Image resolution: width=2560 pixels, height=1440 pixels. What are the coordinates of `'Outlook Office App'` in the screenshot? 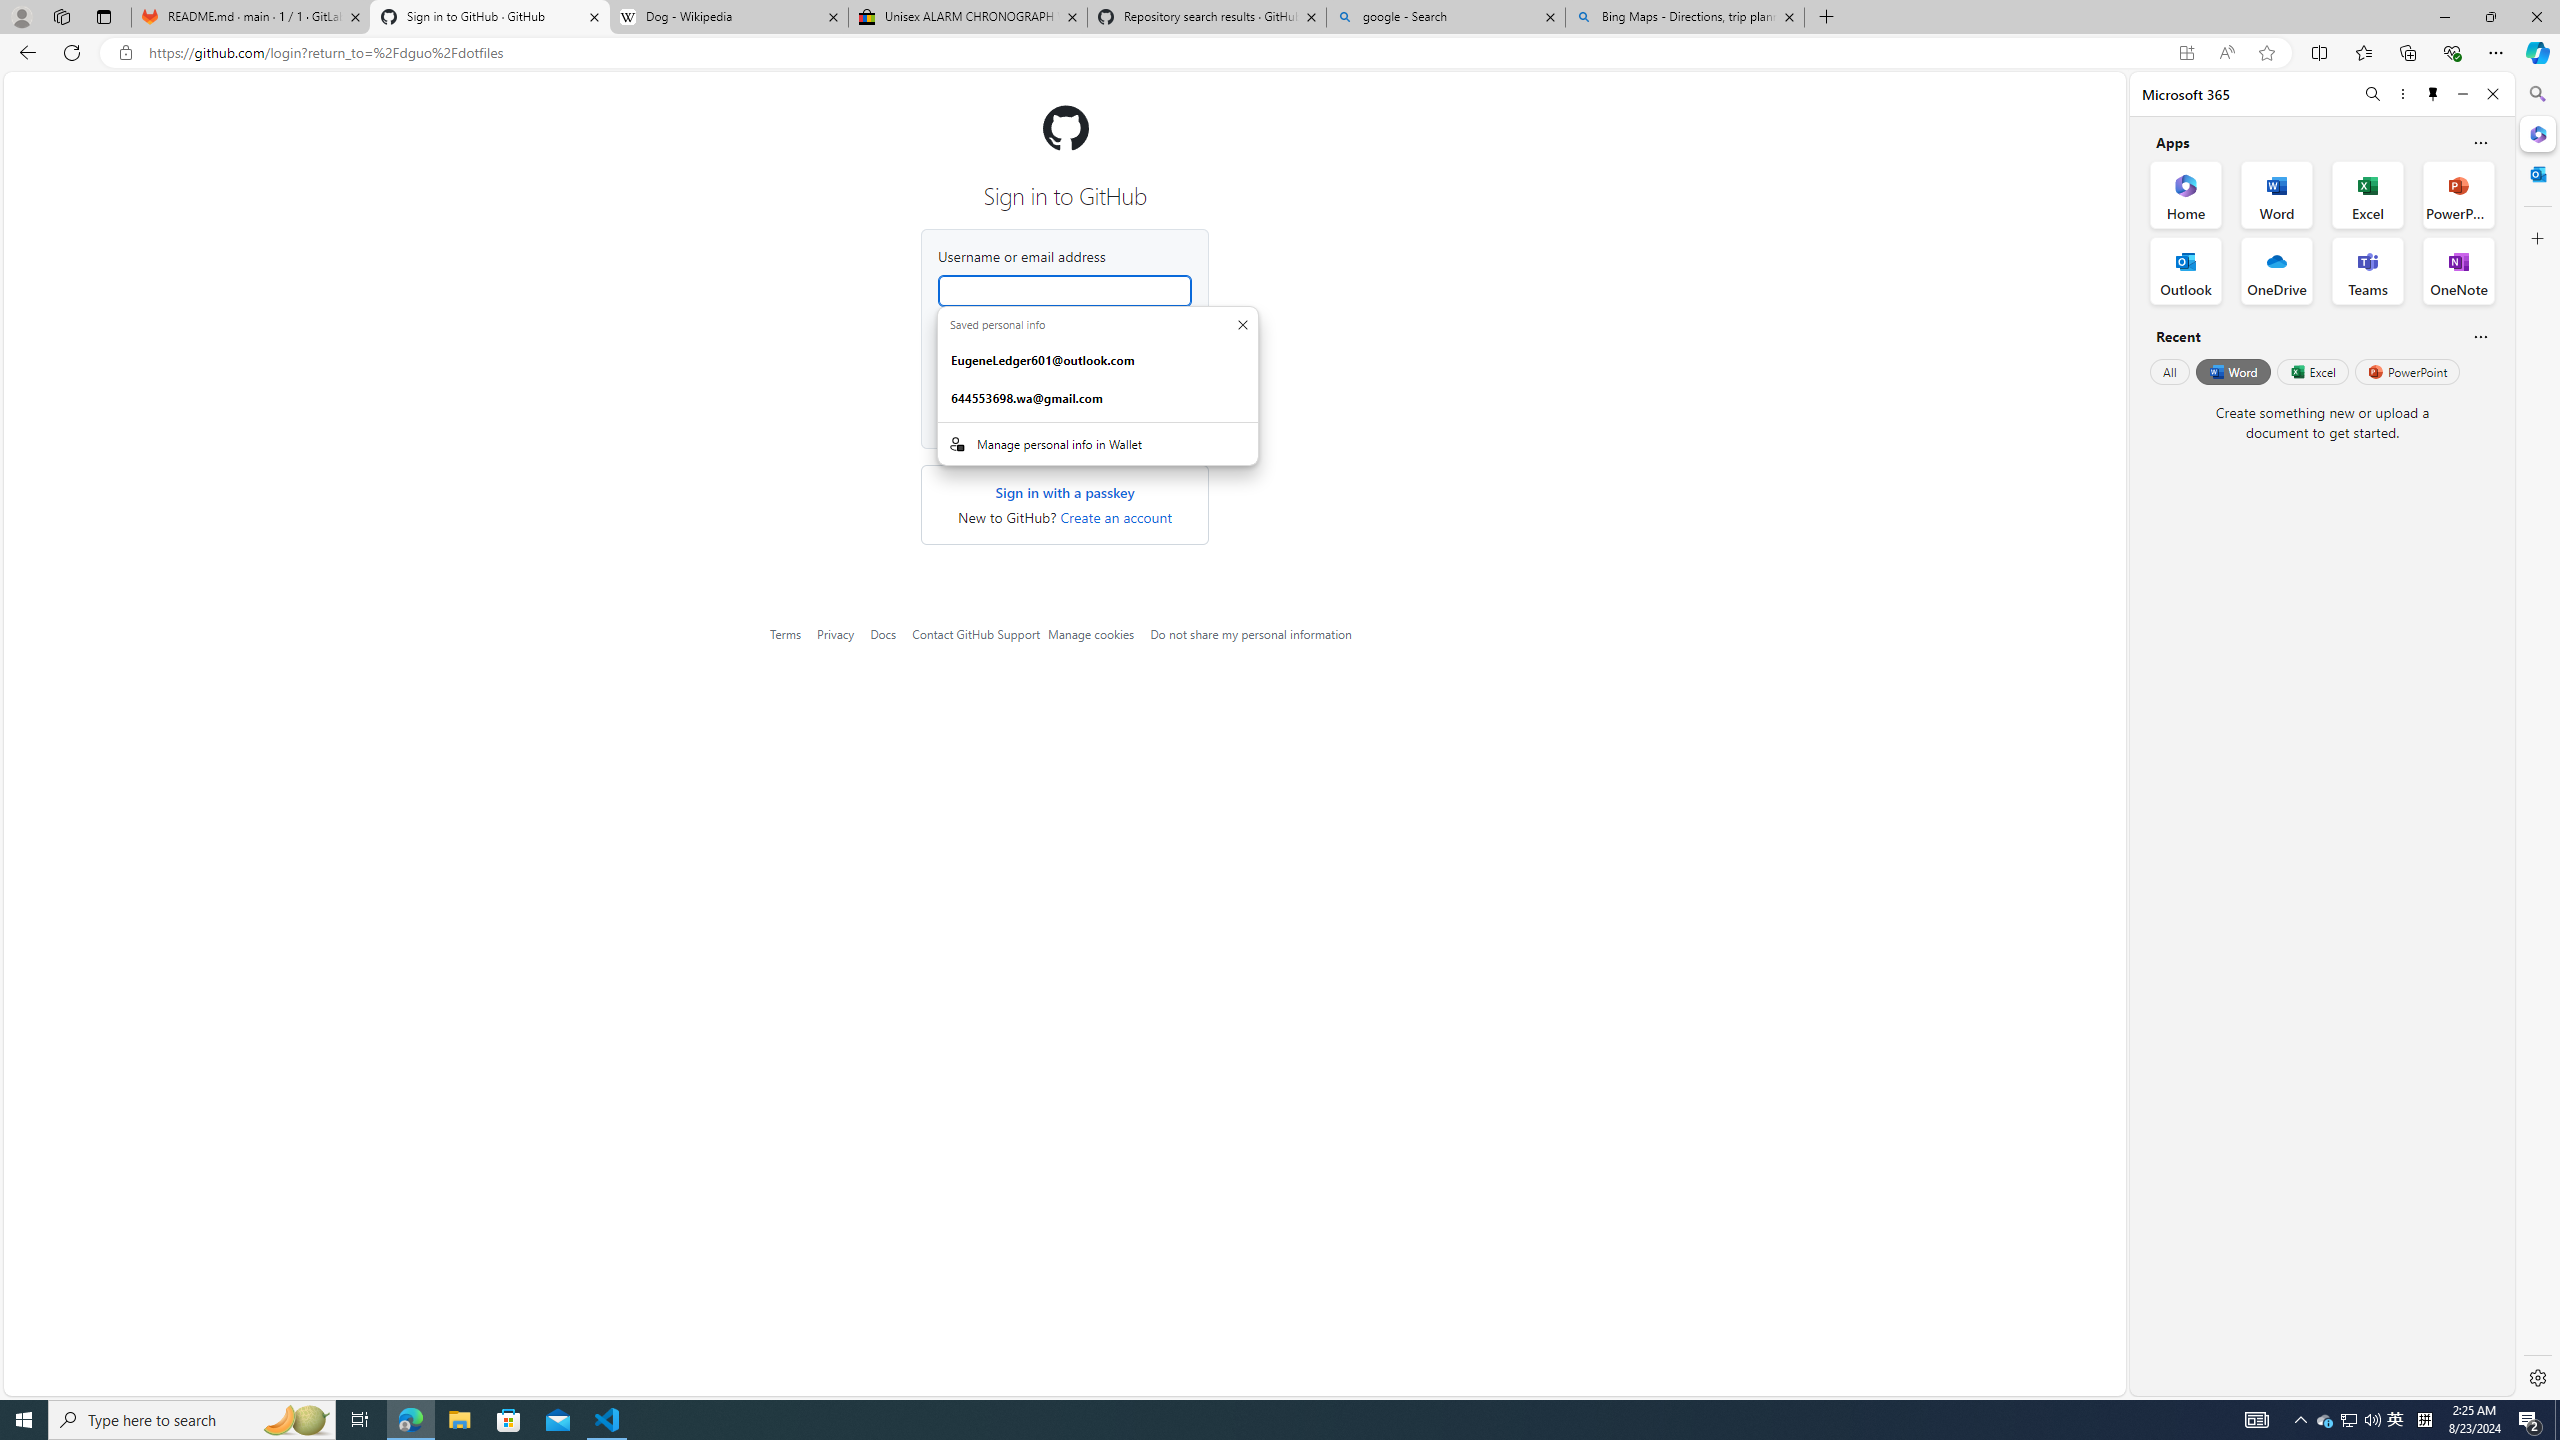 It's located at (2185, 271).